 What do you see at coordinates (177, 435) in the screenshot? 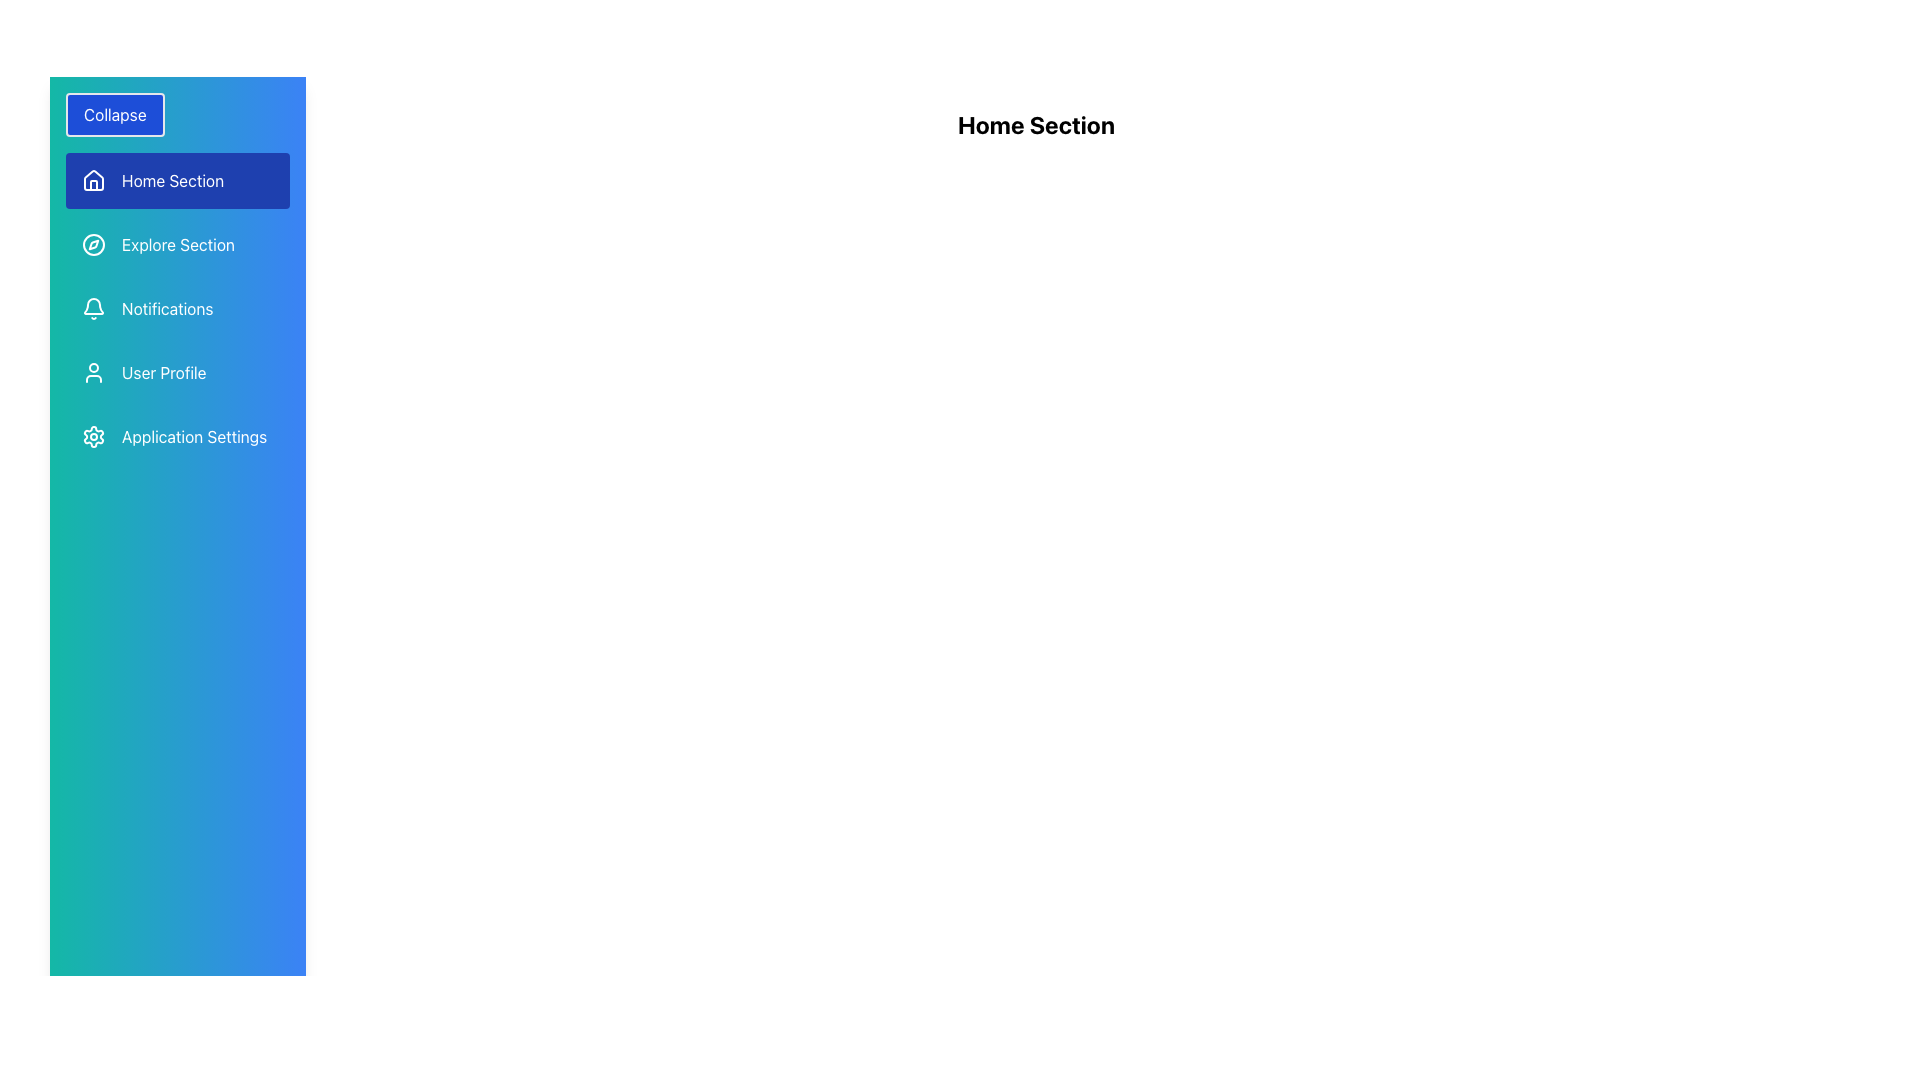
I see `the fifth item in the vertical navigation menu on the left side` at bounding box center [177, 435].